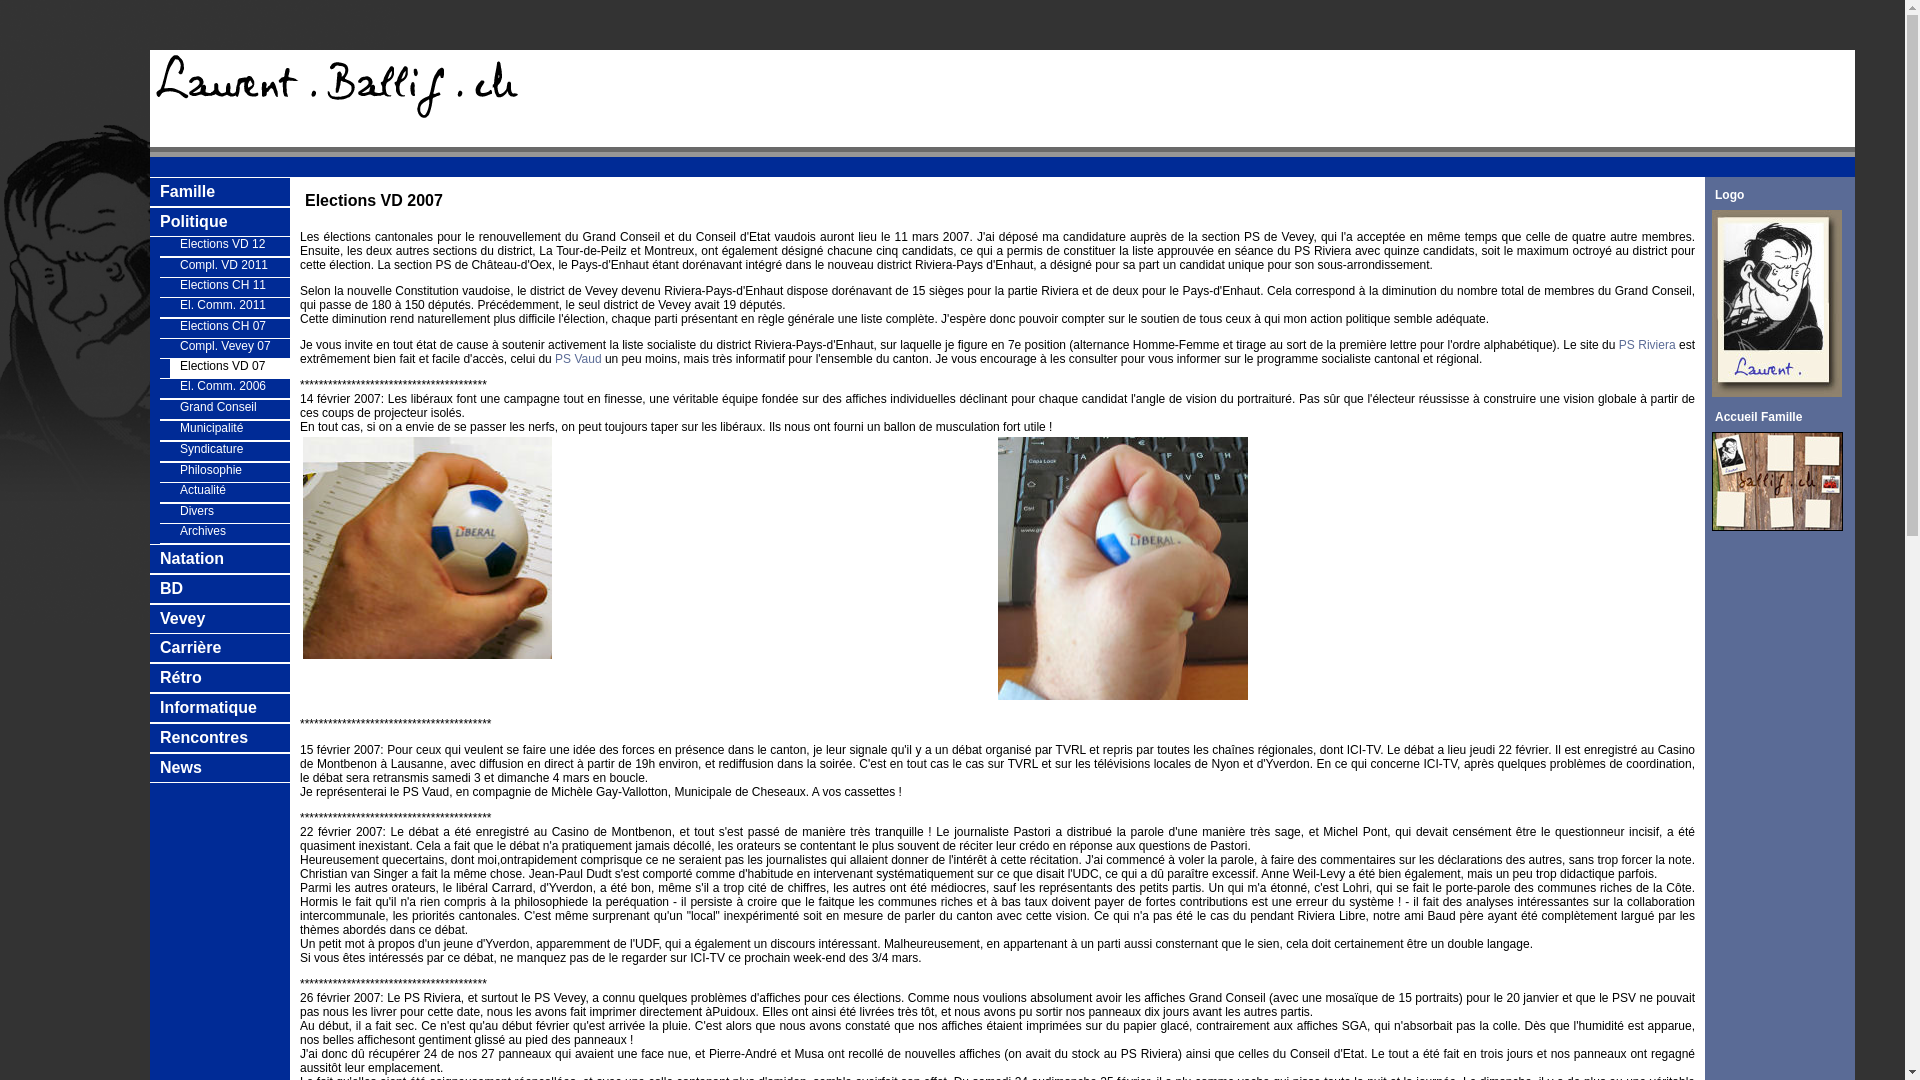  What do you see at coordinates (233, 530) in the screenshot?
I see `'Archives'` at bounding box center [233, 530].